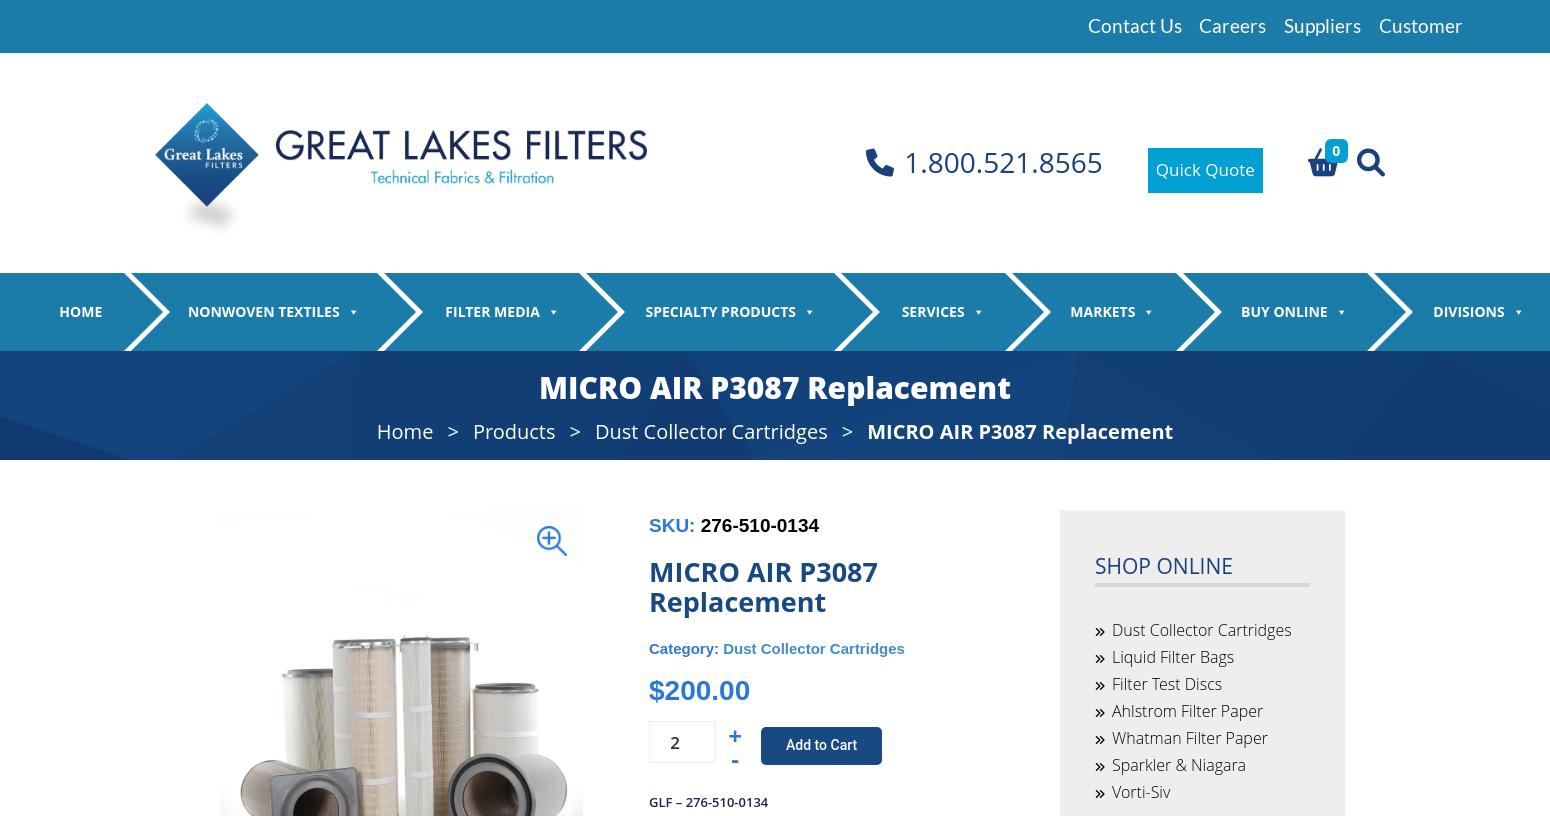 This screenshot has width=1550, height=816. Describe the element at coordinates (645, 587) in the screenshot. I see `'Lab Filter Paper'` at that location.